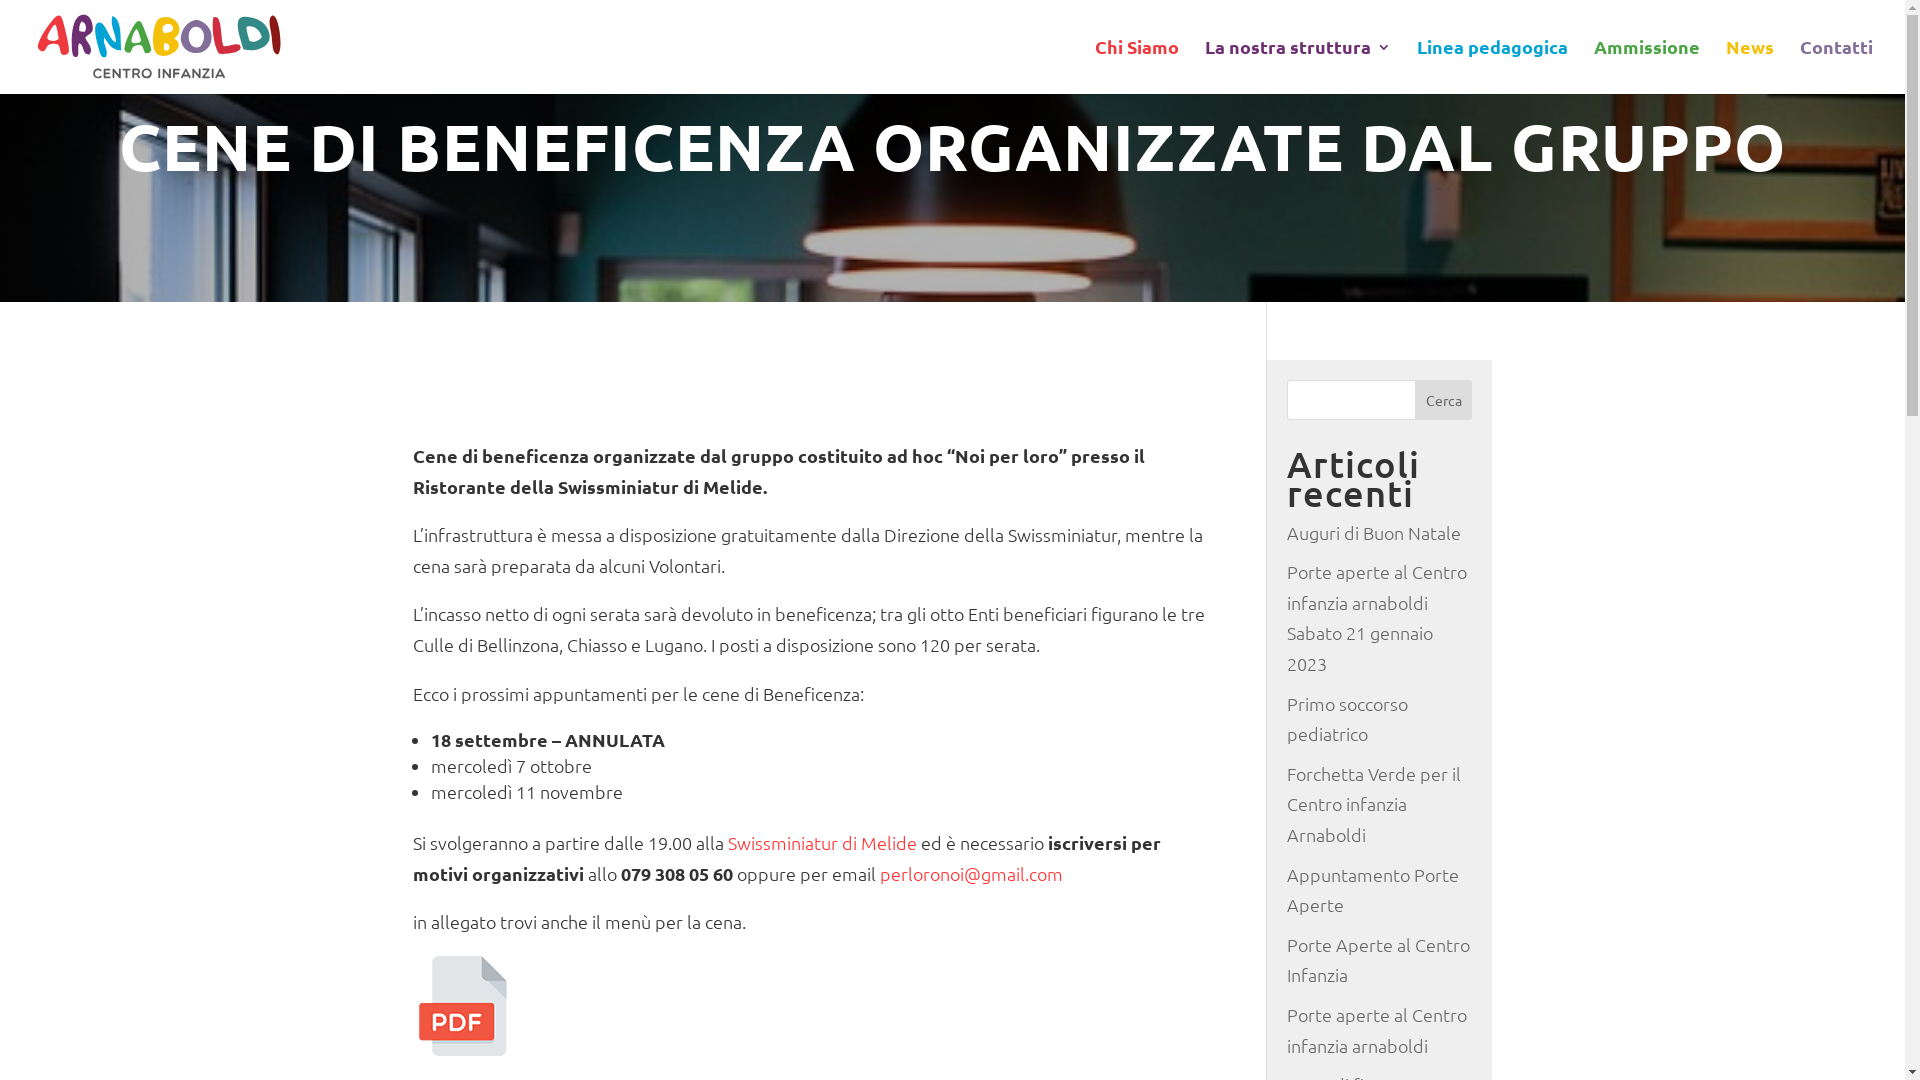 This screenshot has height=1080, width=1920. Describe the element at coordinates (1372, 531) in the screenshot. I see `'Auguri di Buon Natale'` at that location.